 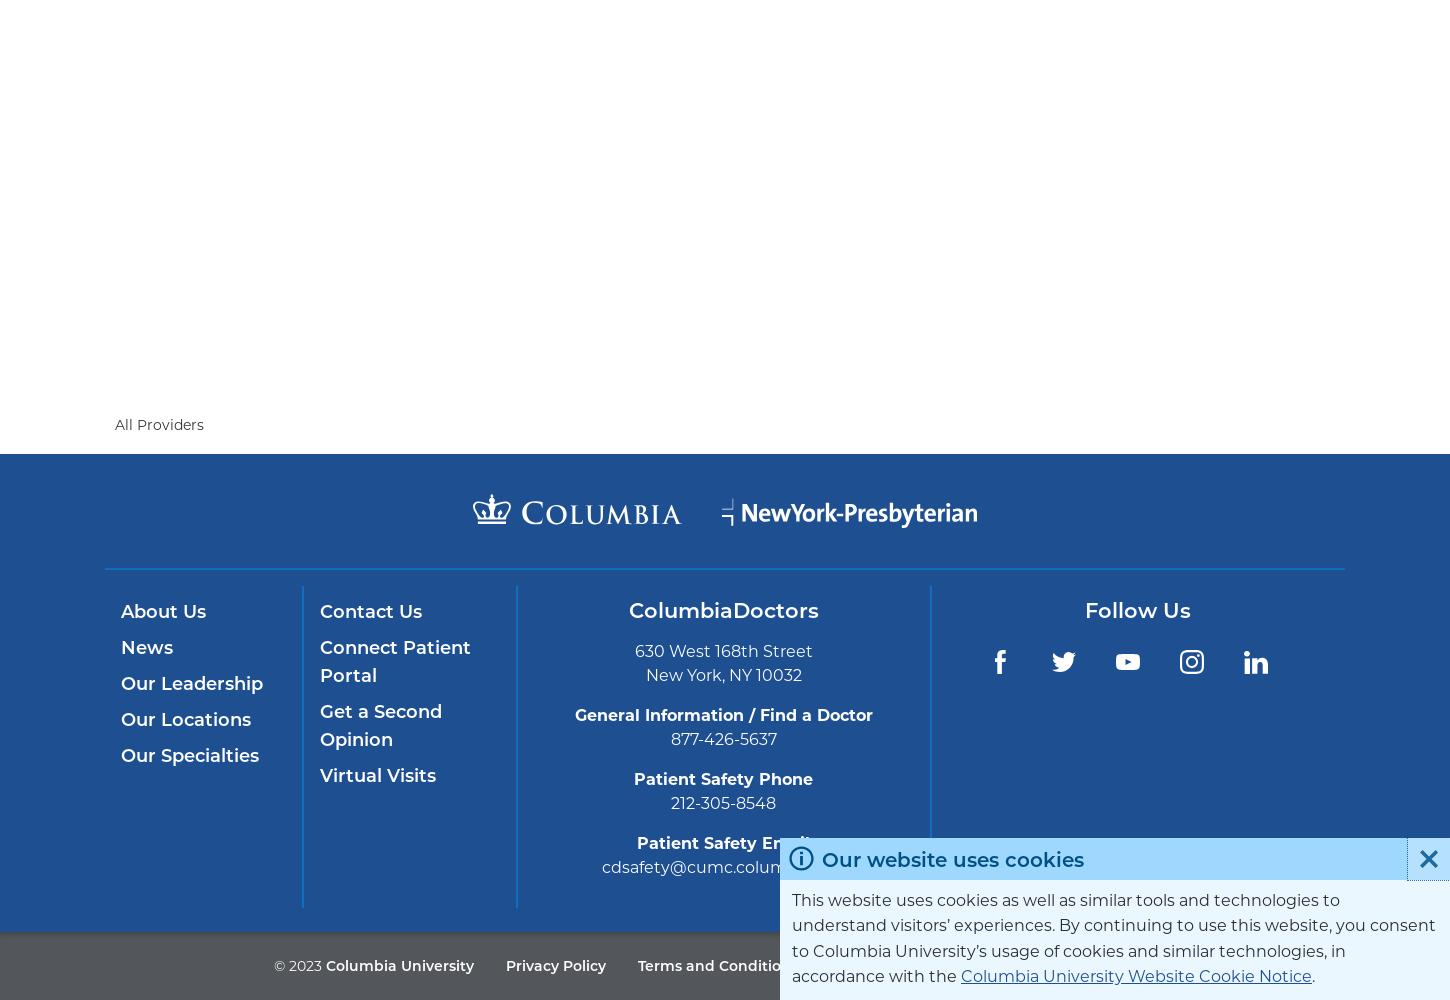 What do you see at coordinates (162, 610) in the screenshot?
I see `'About Us'` at bounding box center [162, 610].